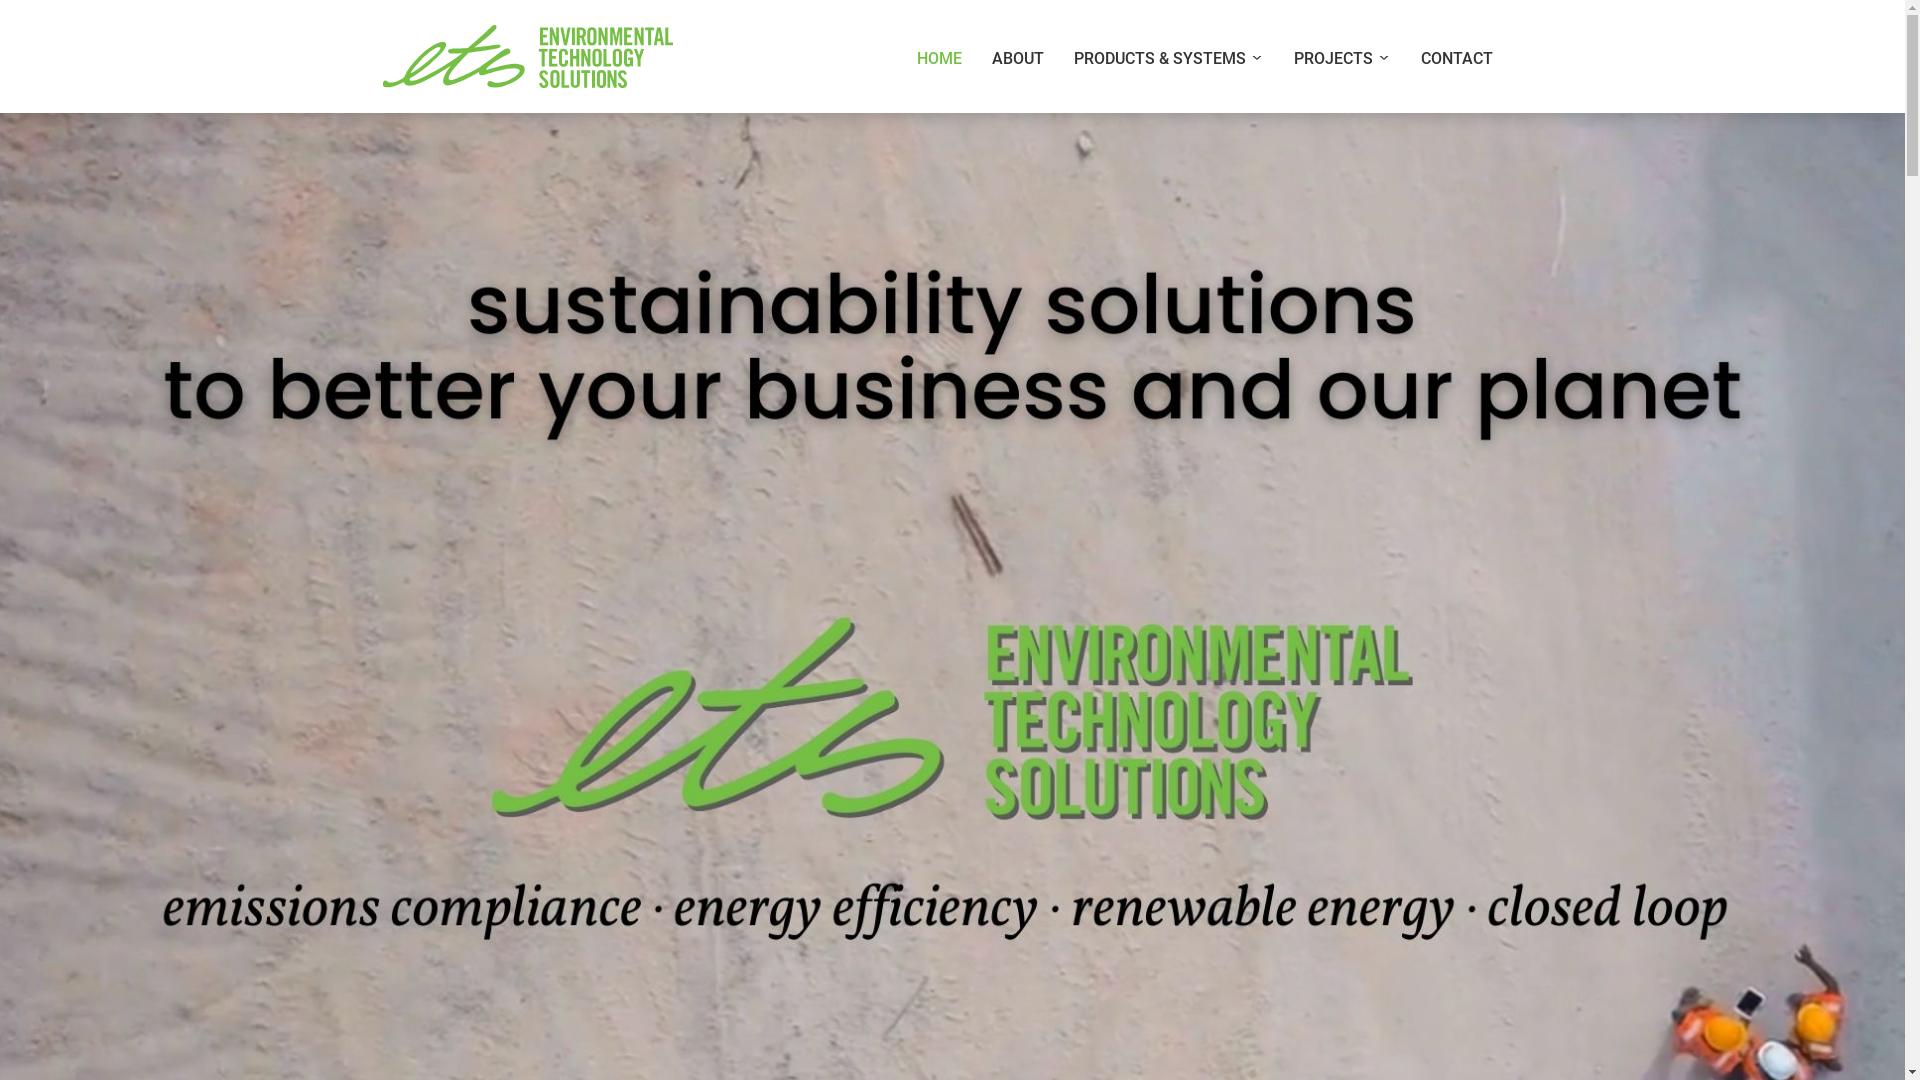 The image size is (1920, 1080). I want to click on 'PROJECTS', so click(1341, 57).